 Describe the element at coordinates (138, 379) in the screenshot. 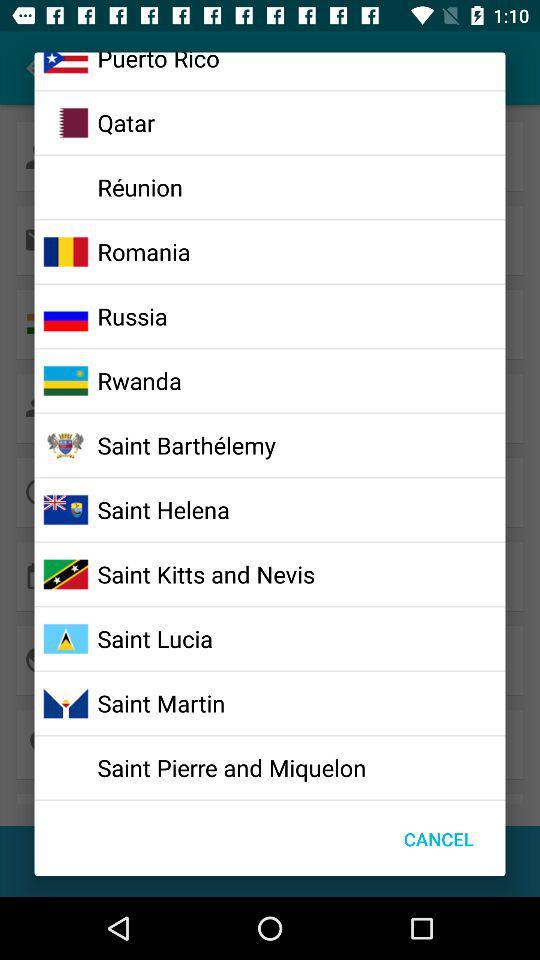

I see `the rwanda icon` at that location.